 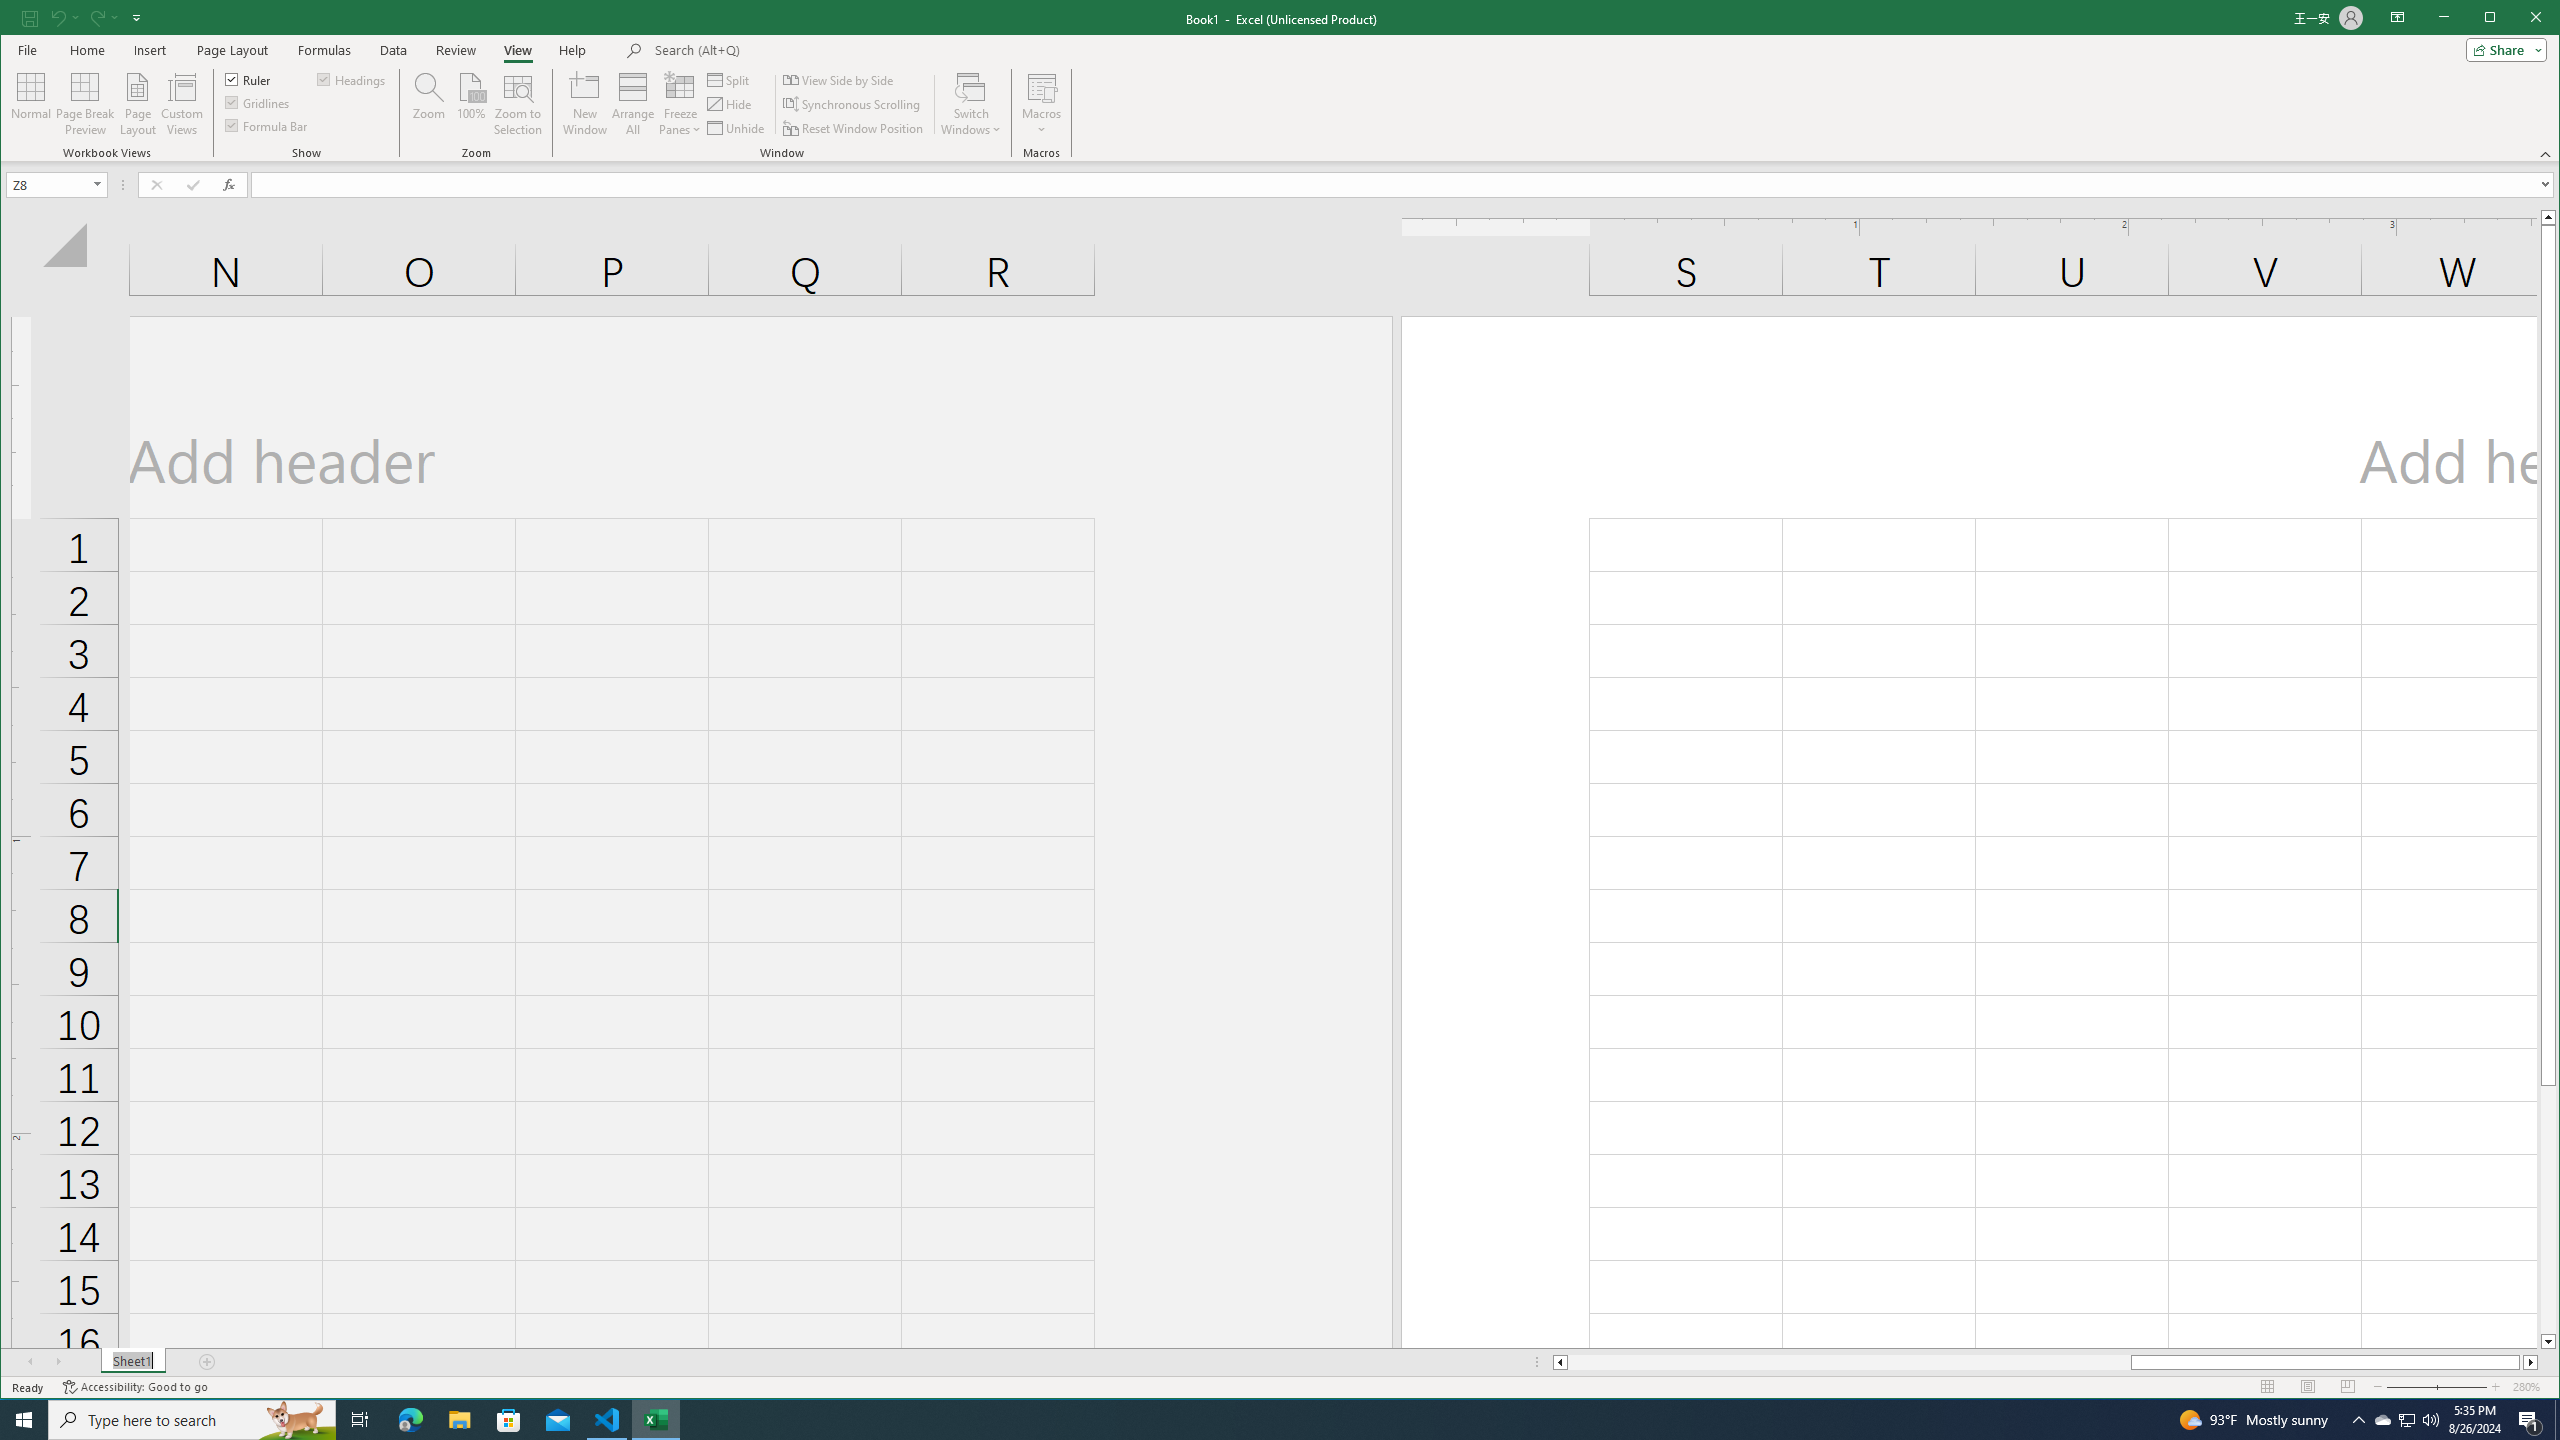 What do you see at coordinates (358, 1418) in the screenshot?
I see `'Task View'` at bounding box center [358, 1418].